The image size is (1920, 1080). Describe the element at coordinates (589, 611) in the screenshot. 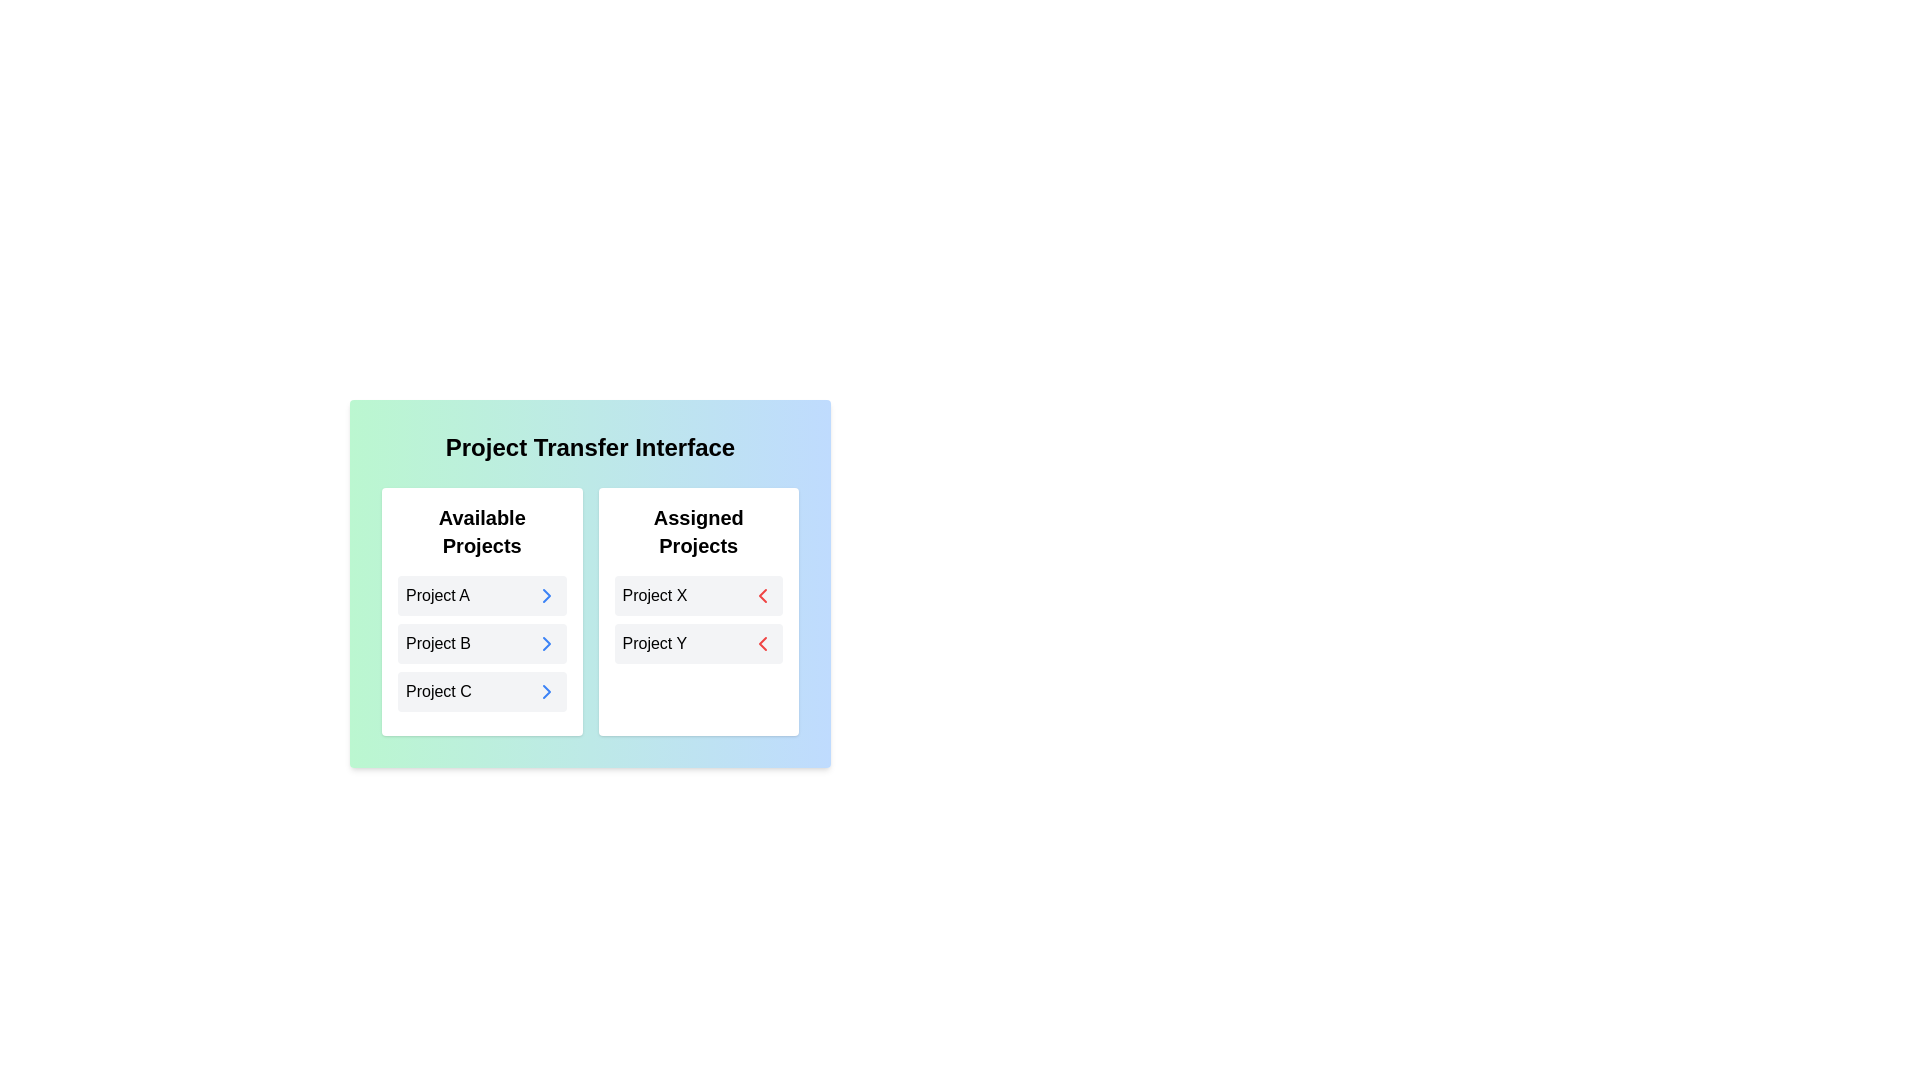

I see `and drop elements between the 'Available Projects' and 'Assigned Projects' lists in the Project Transfer Interface, utilizing the composite UI component located at the center coordinates` at that location.